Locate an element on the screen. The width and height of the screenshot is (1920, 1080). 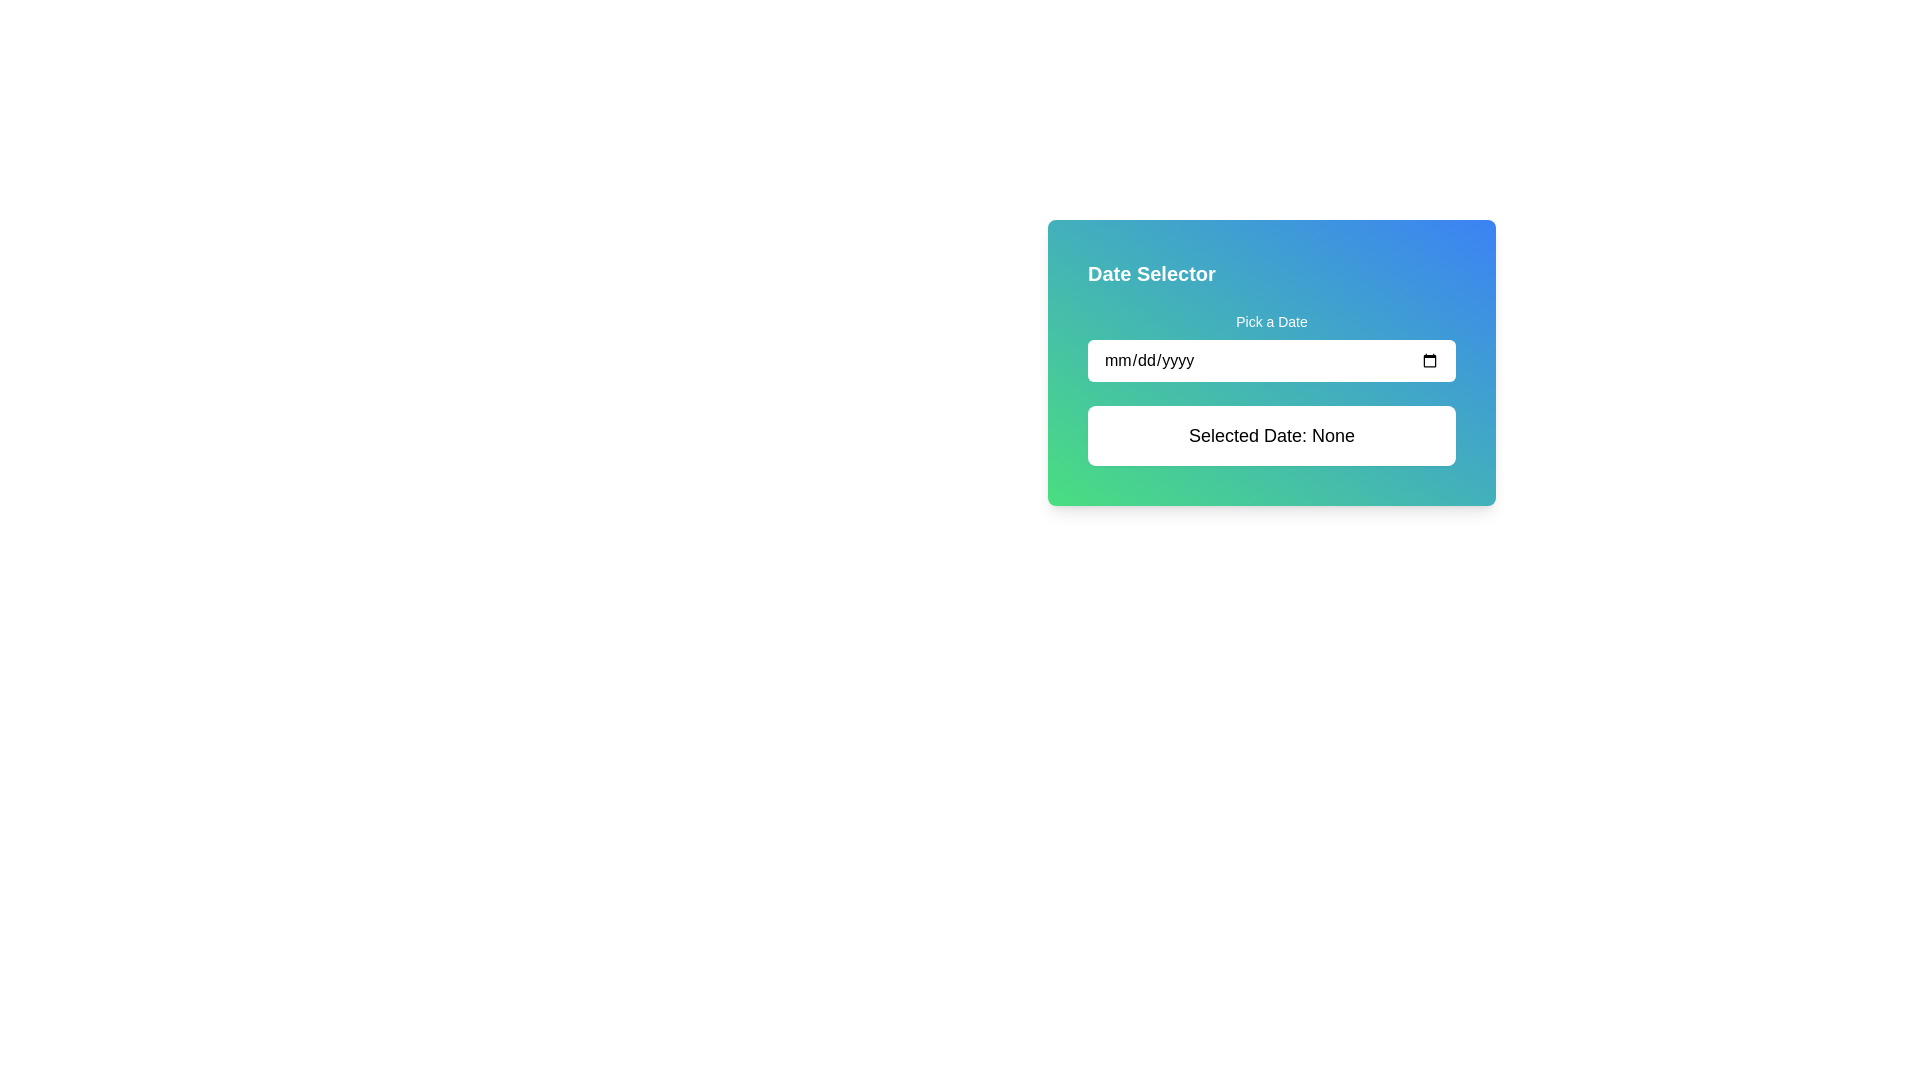
the Static Text Label that serves as a header for the date section located at the top-left corner of the central panel is located at coordinates (1152, 273).